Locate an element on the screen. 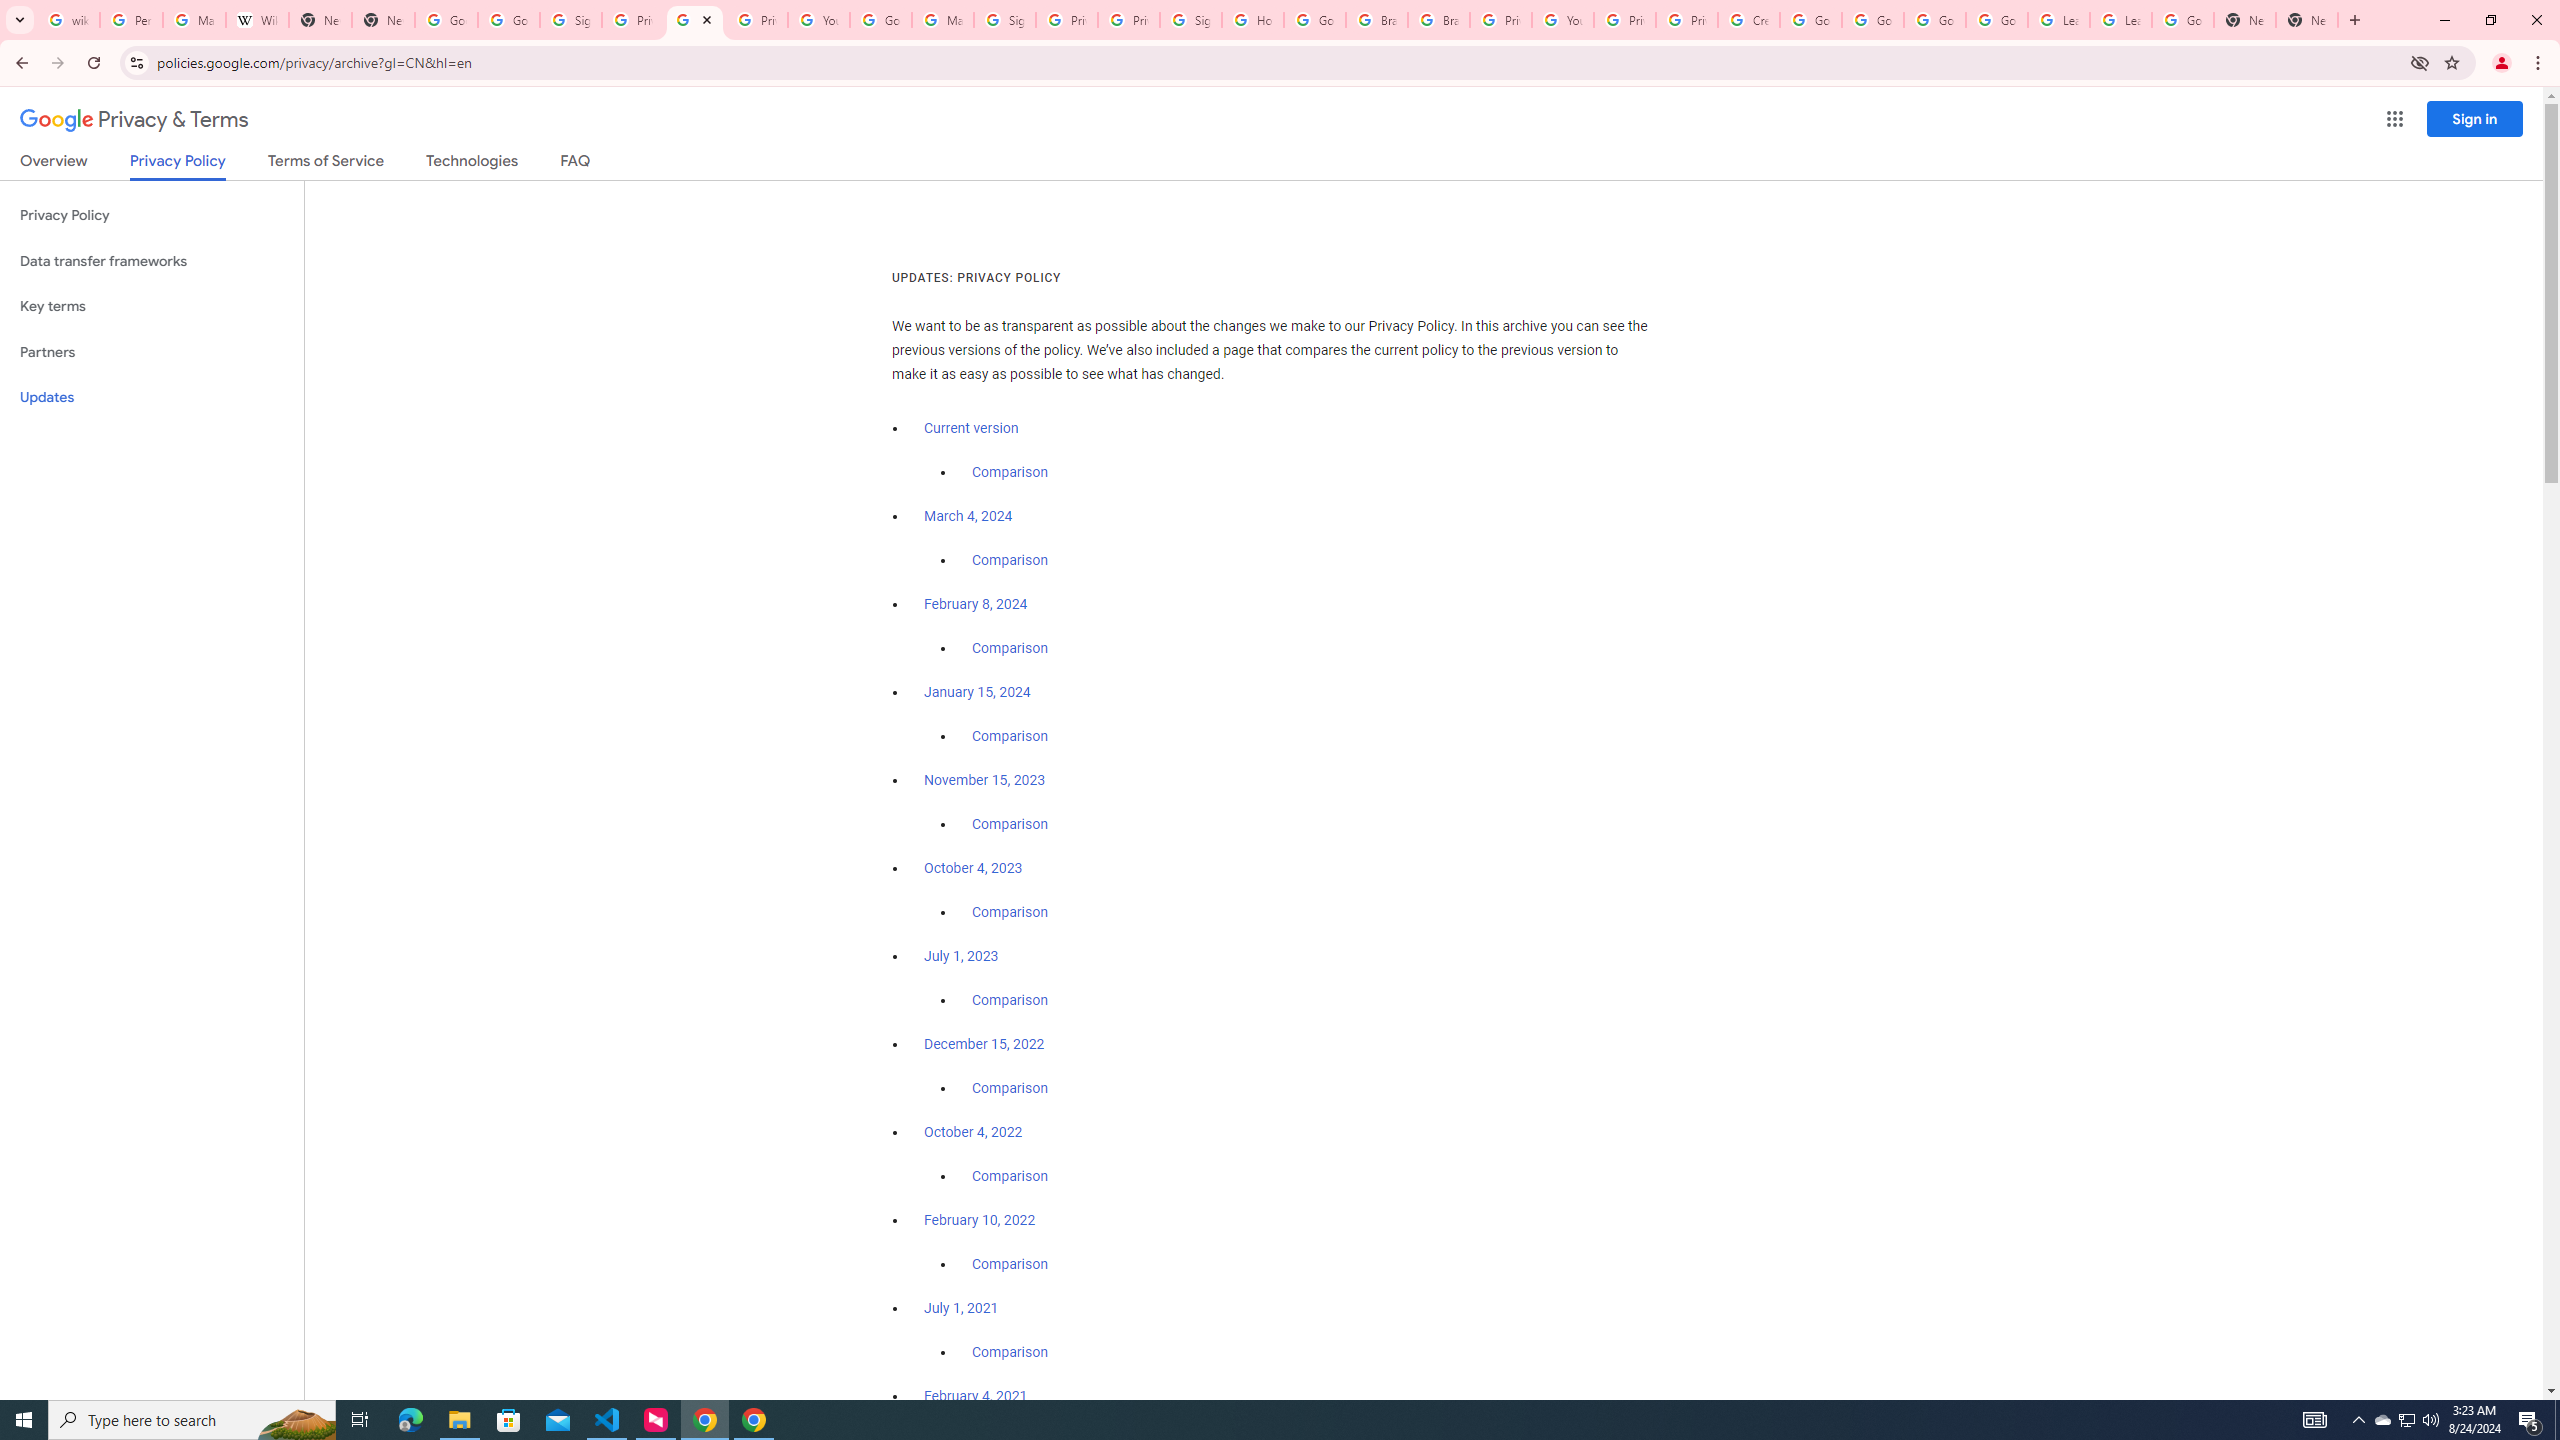 This screenshot has height=1440, width=2560. 'Key terms' is located at coordinates (151, 306).